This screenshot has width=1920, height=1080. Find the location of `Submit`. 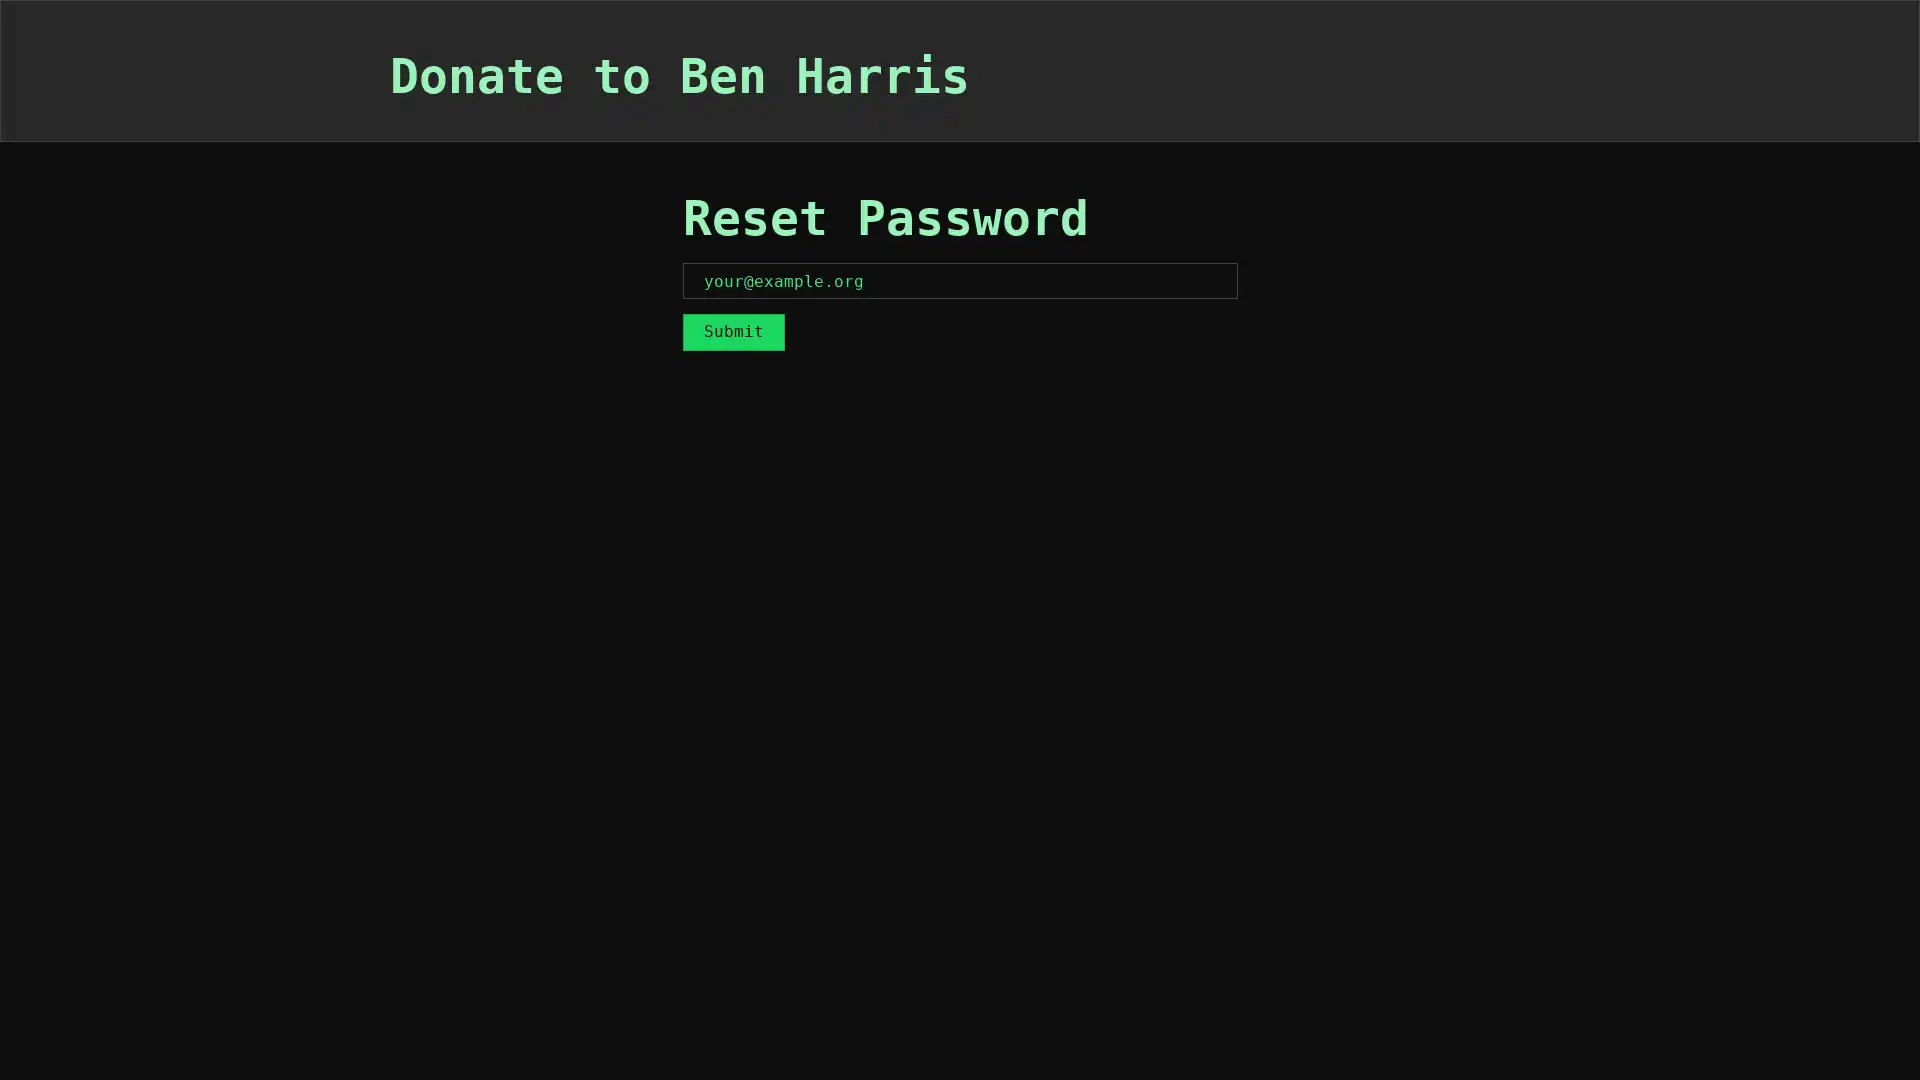

Submit is located at coordinates (732, 330).